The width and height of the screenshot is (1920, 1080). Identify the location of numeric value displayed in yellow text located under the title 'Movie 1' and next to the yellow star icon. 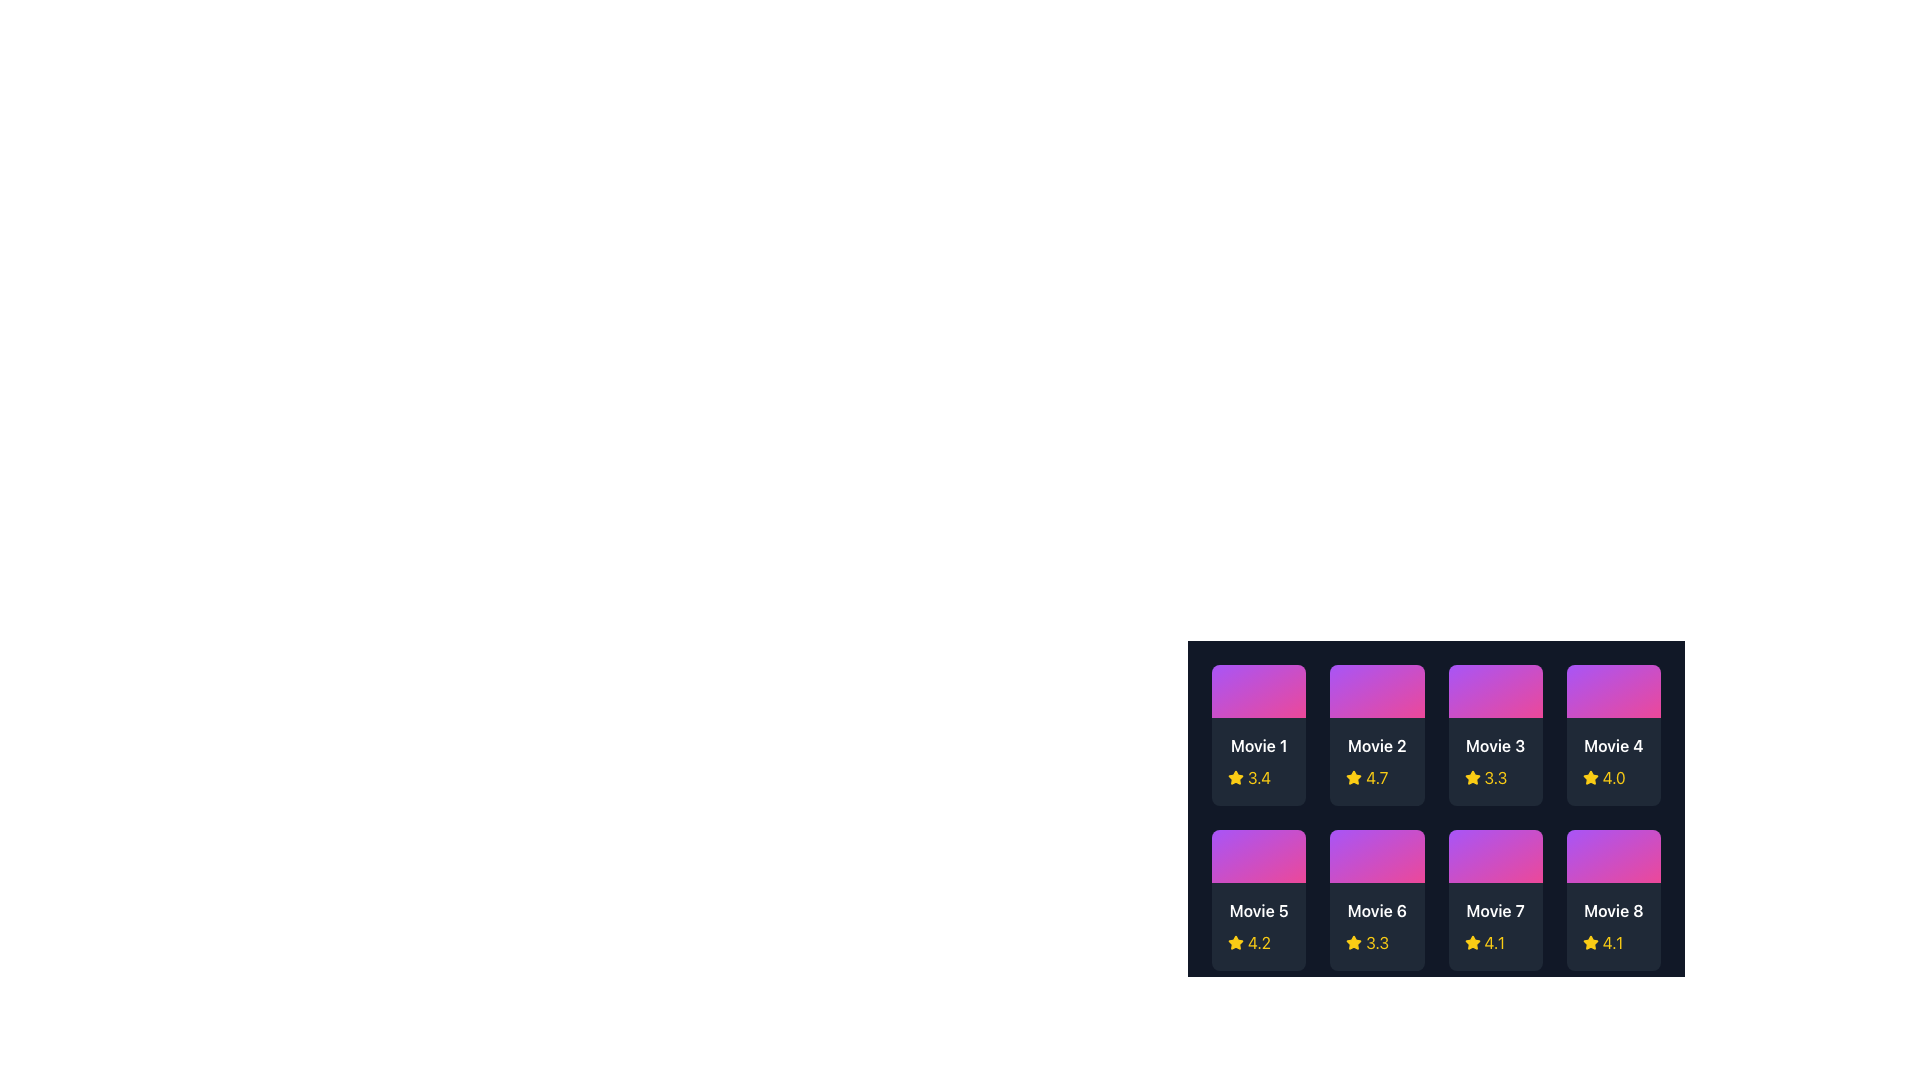
(1258, 777).